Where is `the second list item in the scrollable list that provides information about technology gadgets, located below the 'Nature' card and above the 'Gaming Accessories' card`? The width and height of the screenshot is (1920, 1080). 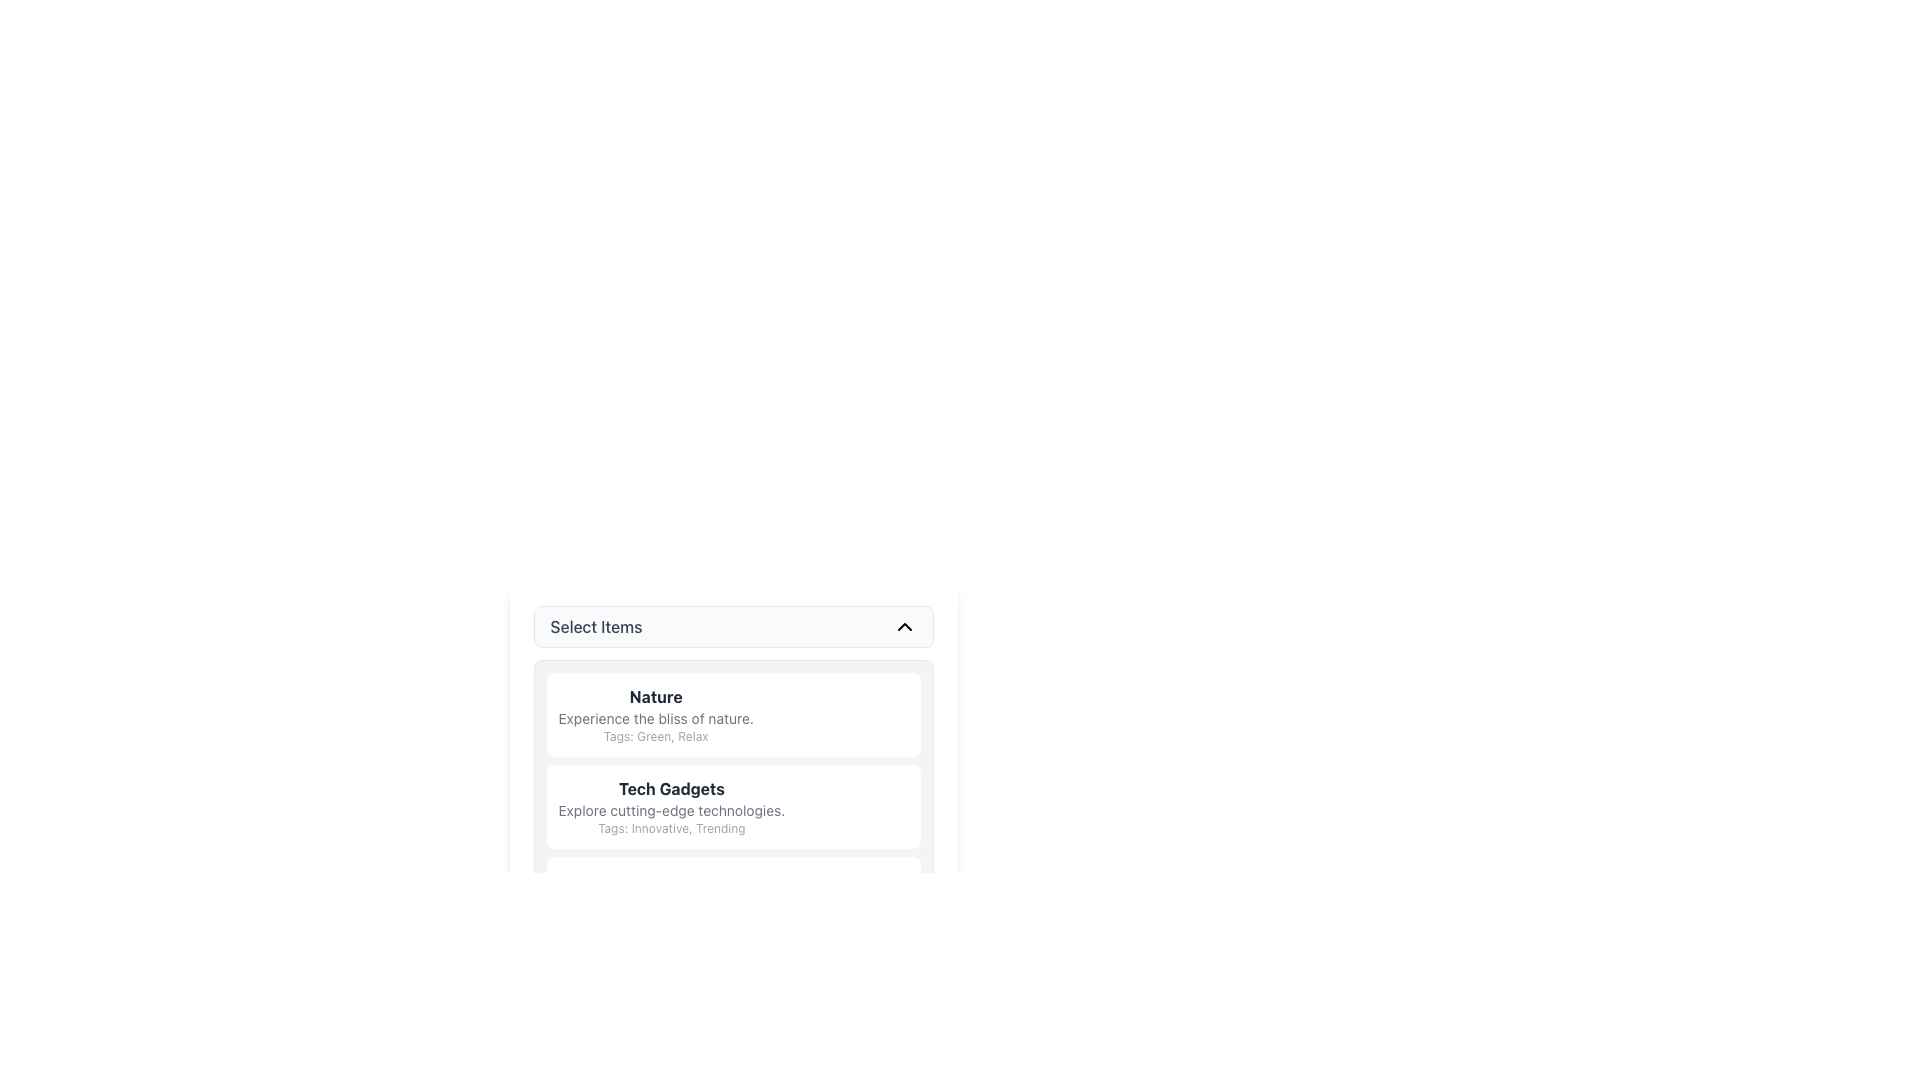 the second list item in the scrollable list that provides information about technology gadgets, located below the 'Nature' card and above the 'Gaming Accessories' card is located at coordinates (732, 805).